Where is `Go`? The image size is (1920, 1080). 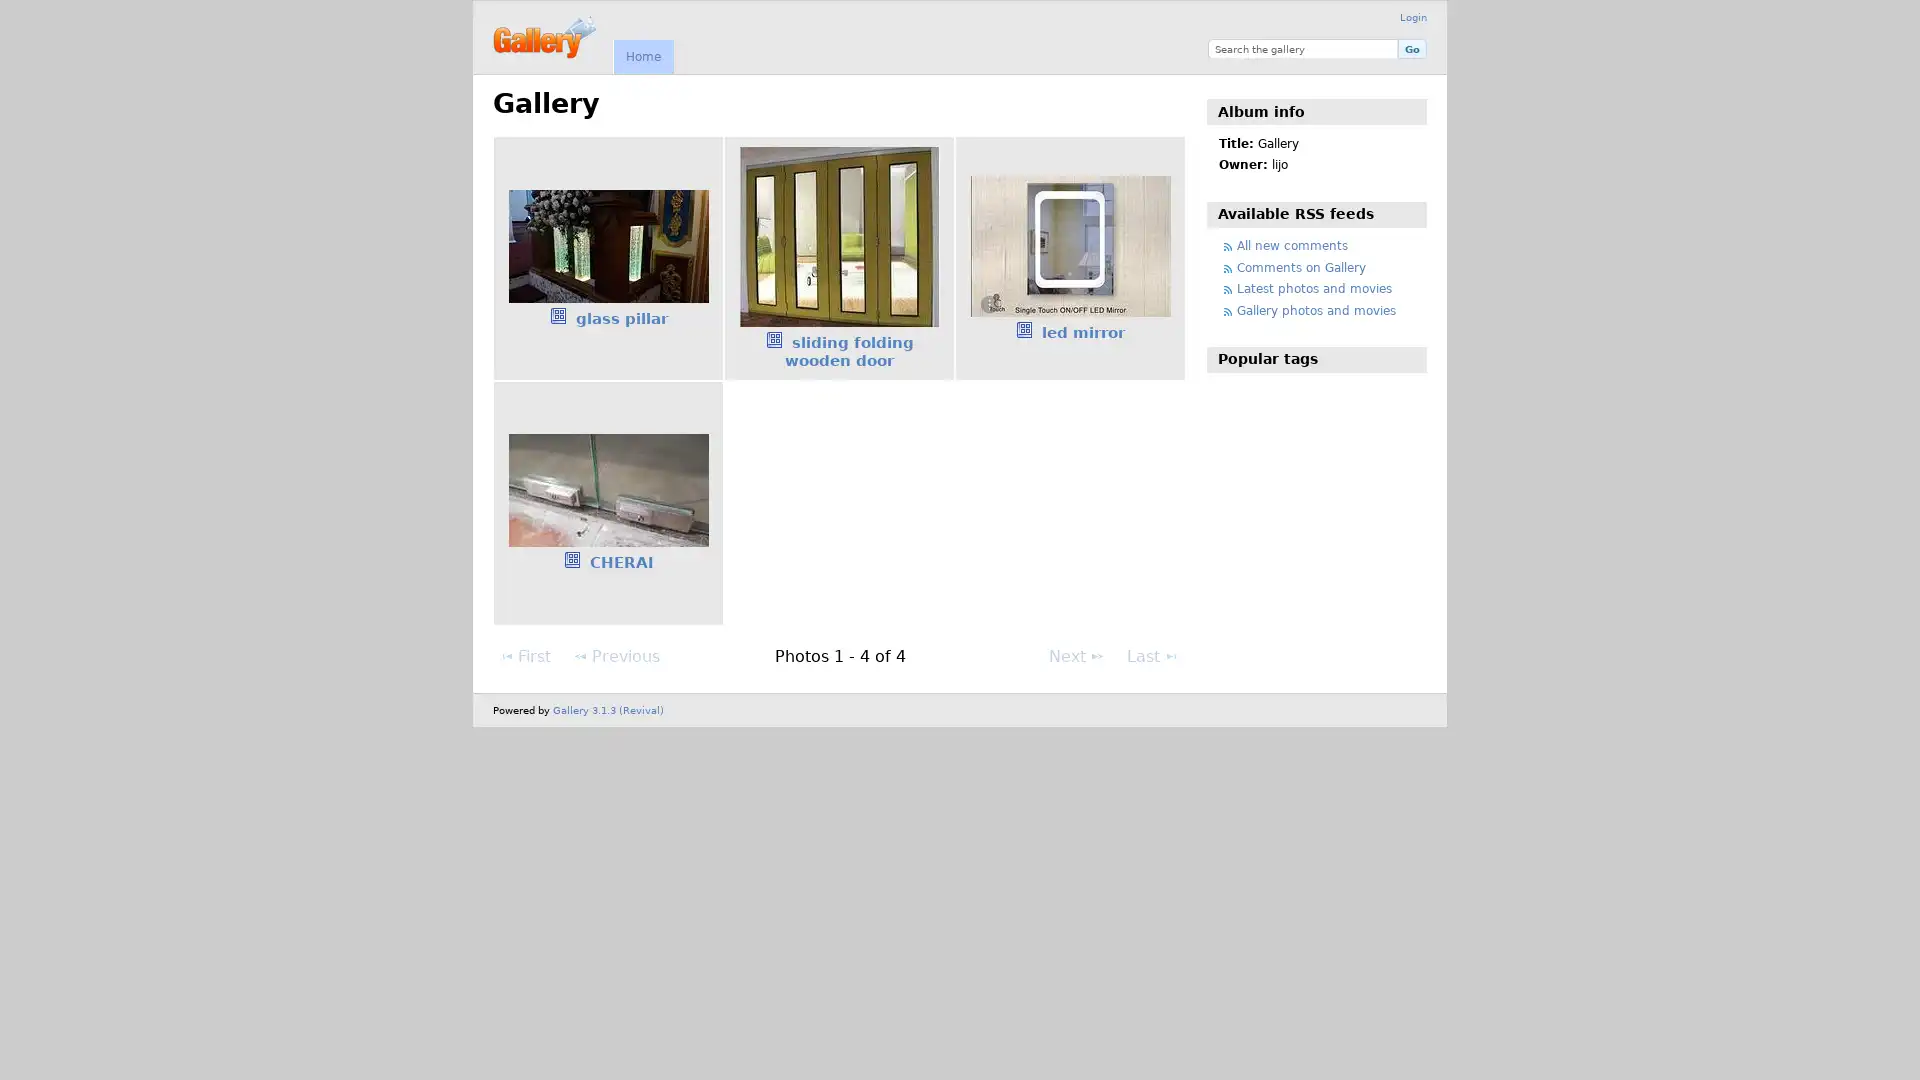
Go is located at coordinates (1410, 46).